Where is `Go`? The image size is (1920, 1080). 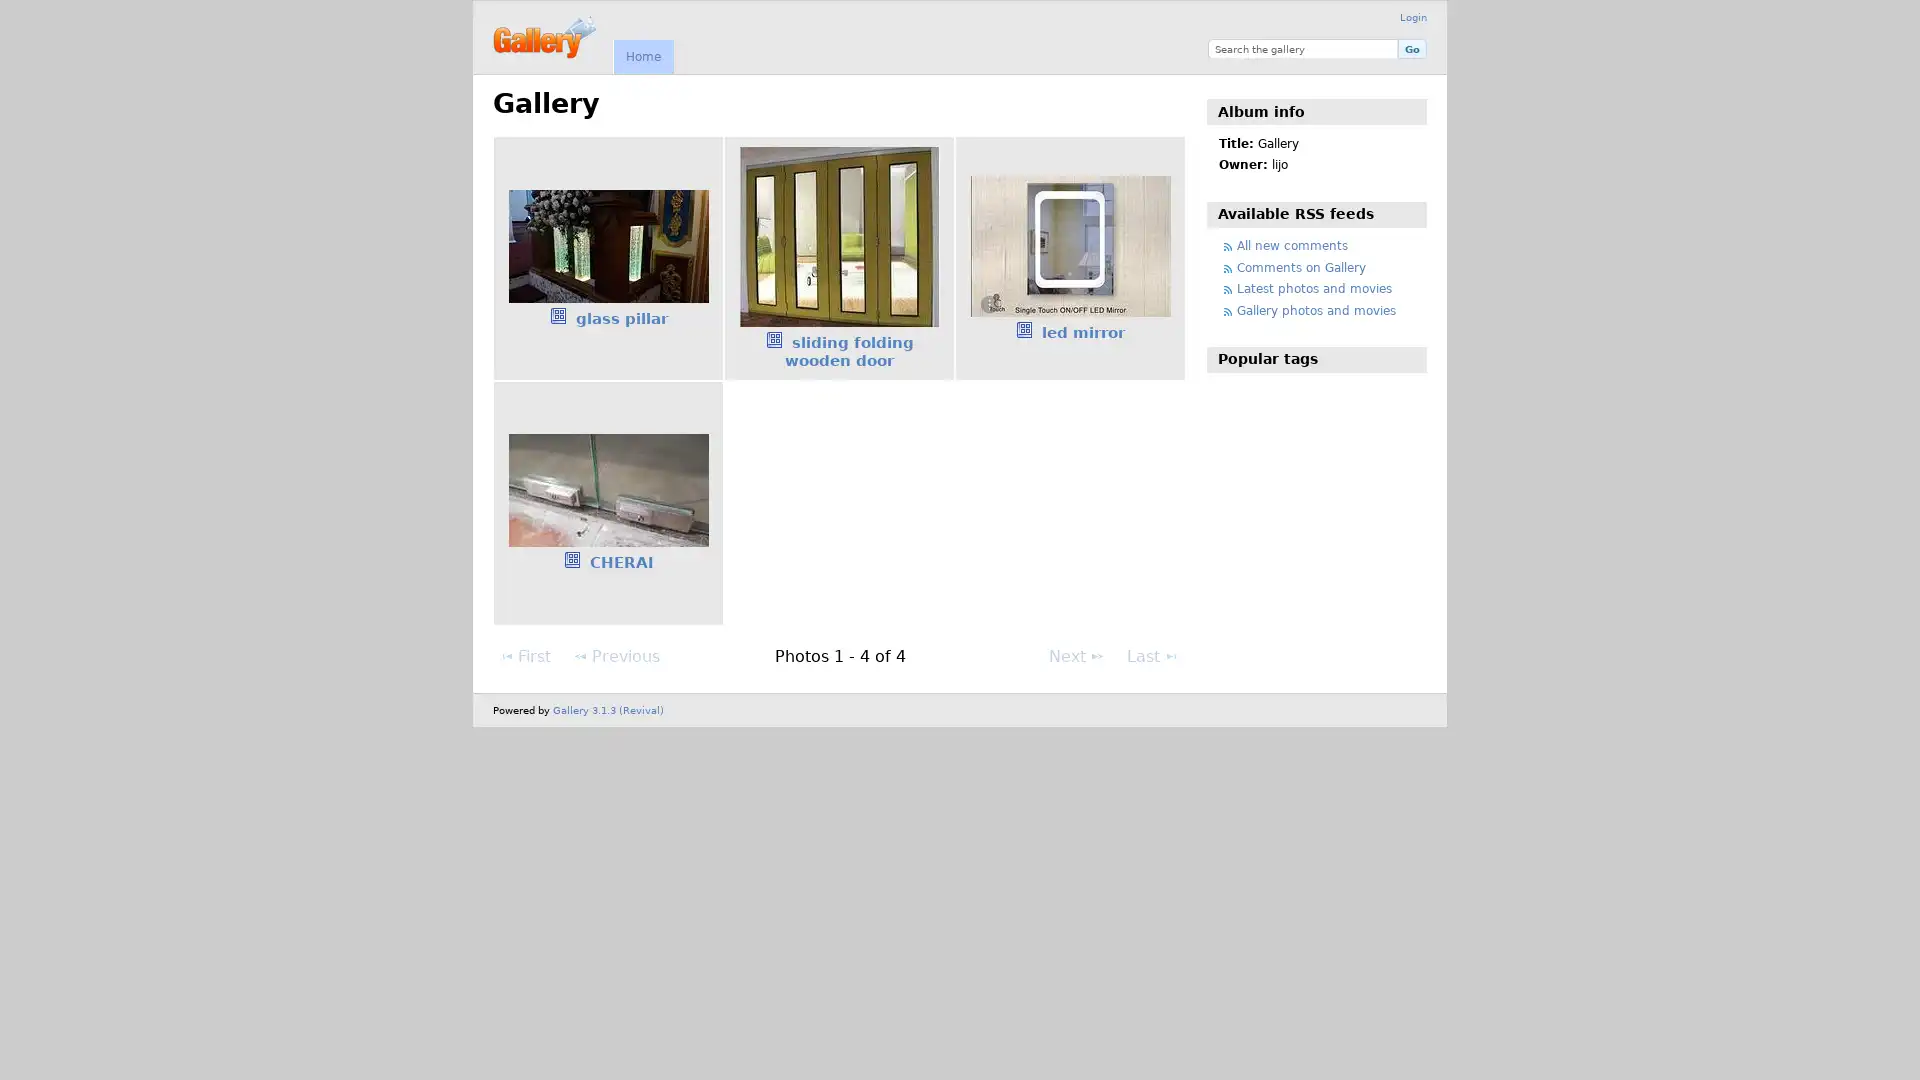
Go is located at coordinates (1410, 46).